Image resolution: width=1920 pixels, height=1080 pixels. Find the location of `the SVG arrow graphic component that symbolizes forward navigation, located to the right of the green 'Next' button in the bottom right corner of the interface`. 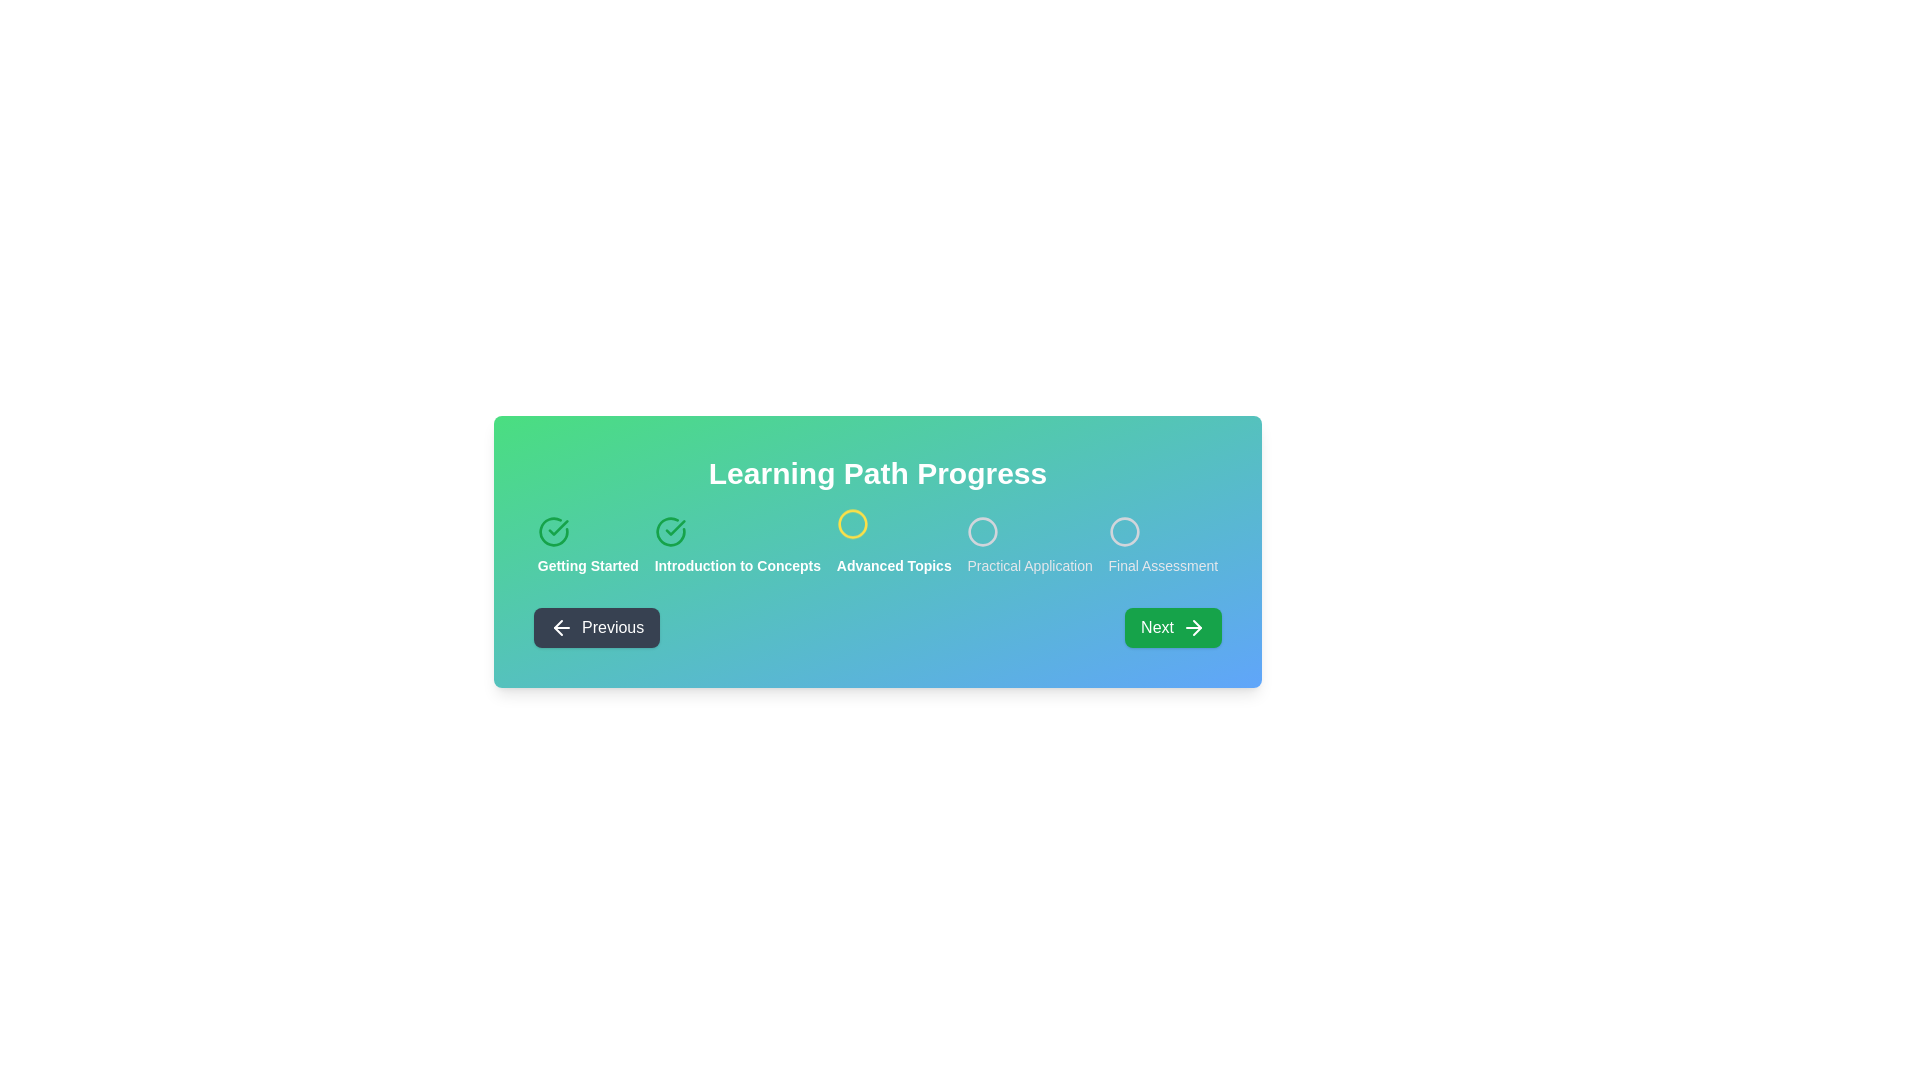

the SVG arrow graphic component that symbolizes forward navigation, located to the right of the green 'Next' button in the bottom right corner of the interface is located at coordinates (1197, 627).